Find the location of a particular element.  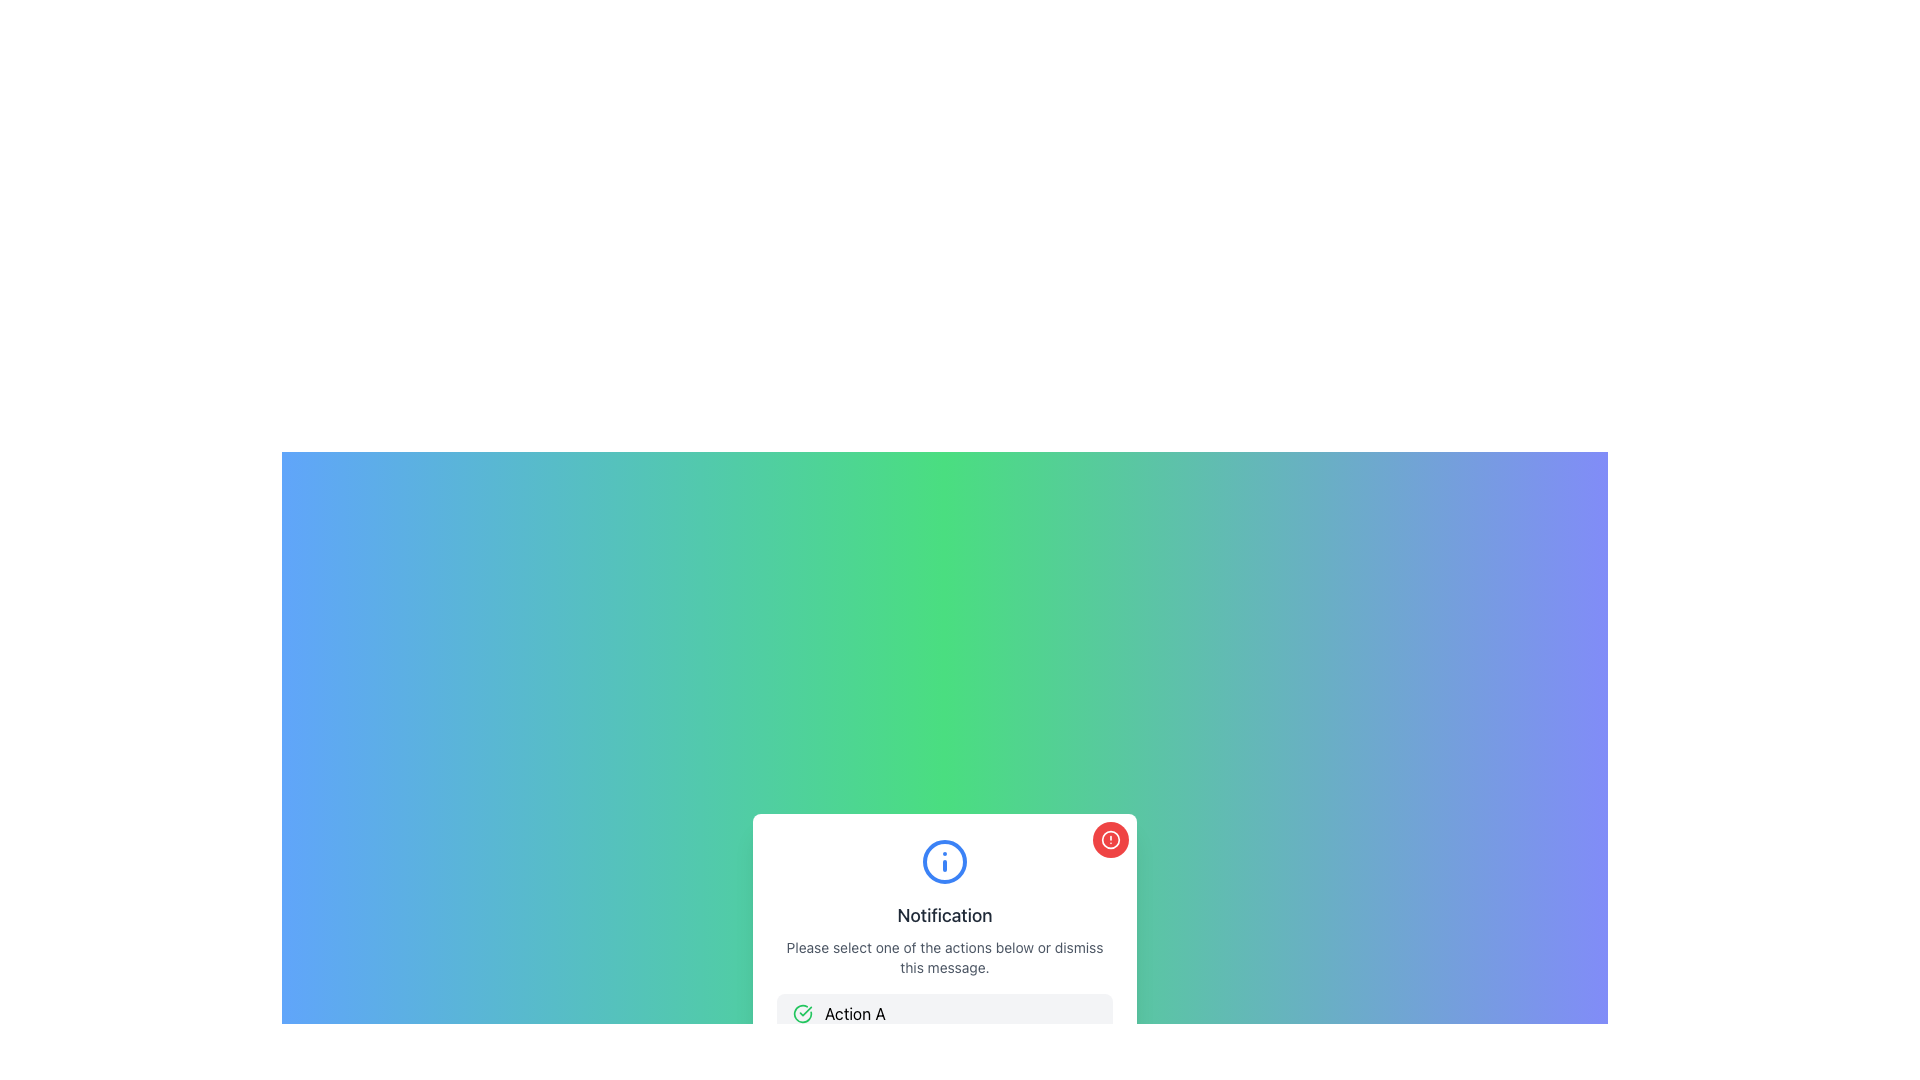

the green circular icon in the top-right corner of the notification dialog that contains a checkmark symbol, indicating successful status is located at coordinates (802, 1014).